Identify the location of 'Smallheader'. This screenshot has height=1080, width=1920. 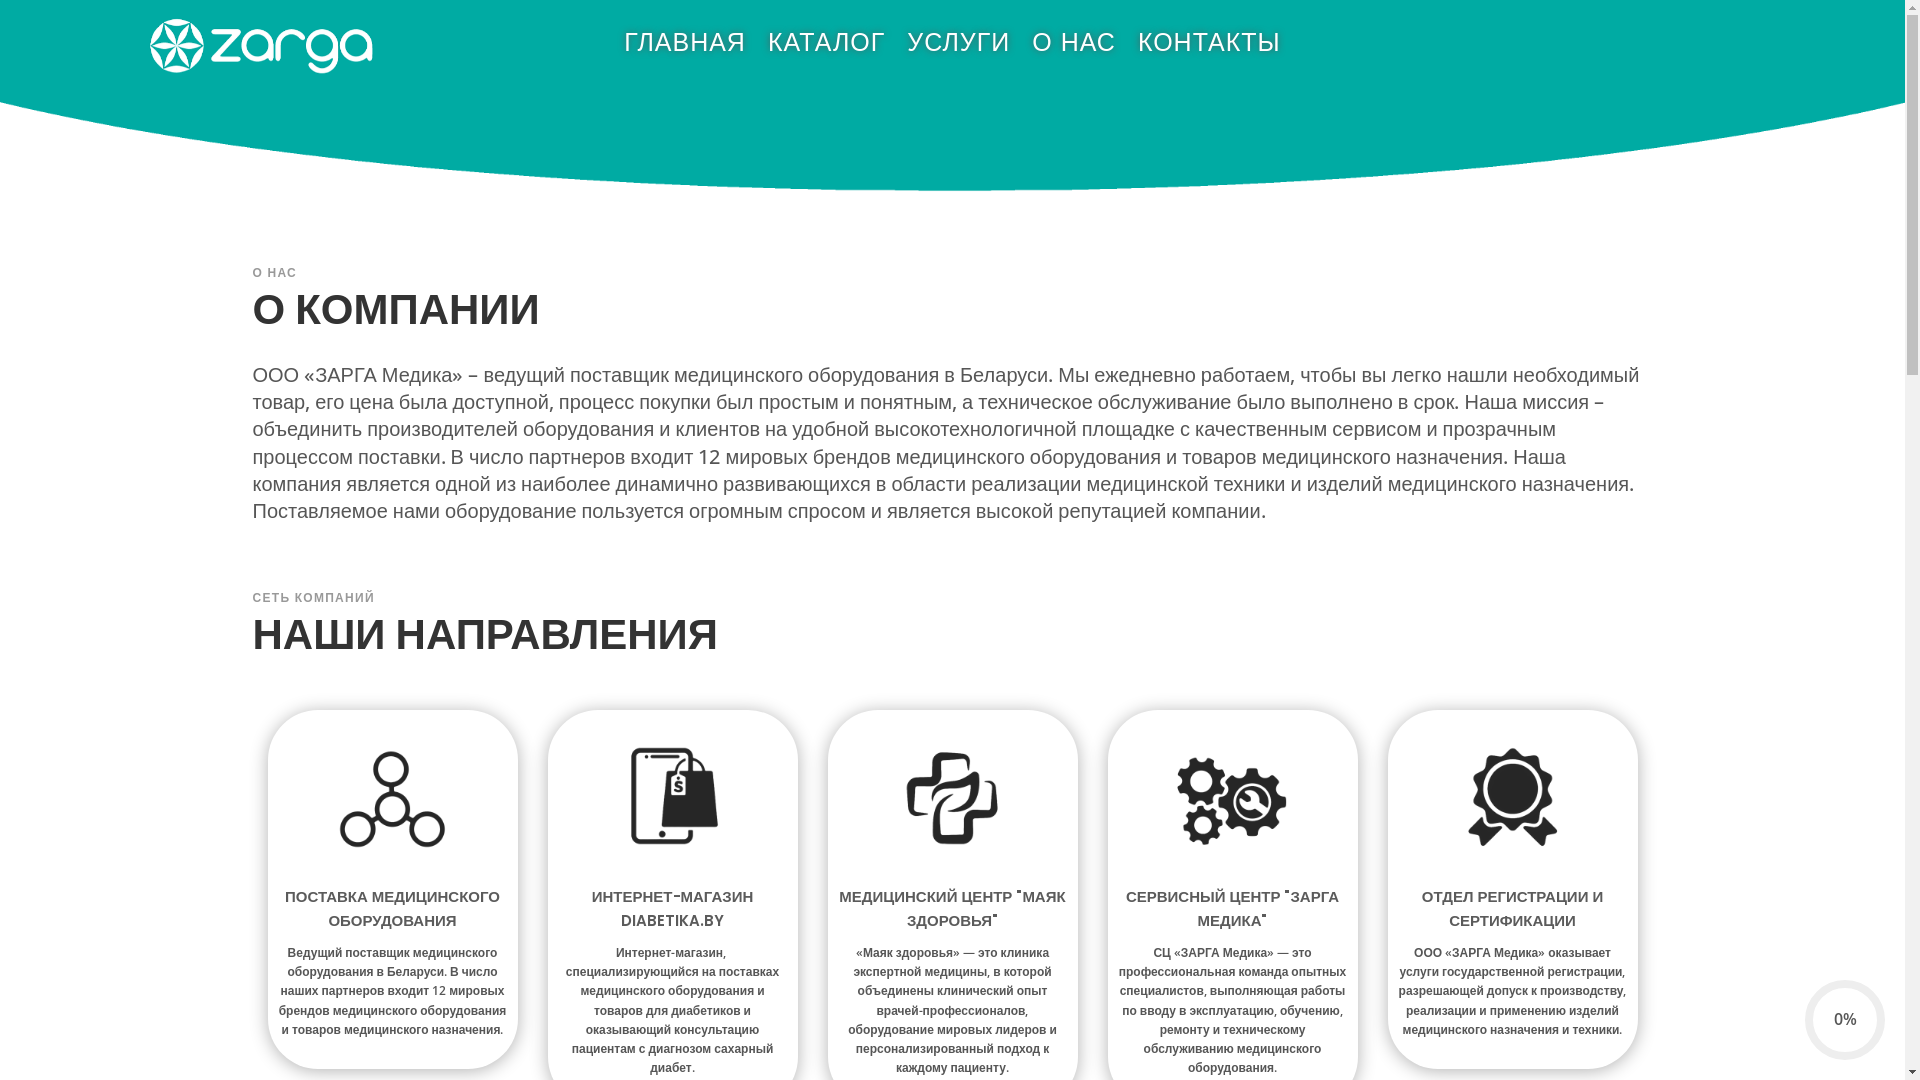
(951, 140).